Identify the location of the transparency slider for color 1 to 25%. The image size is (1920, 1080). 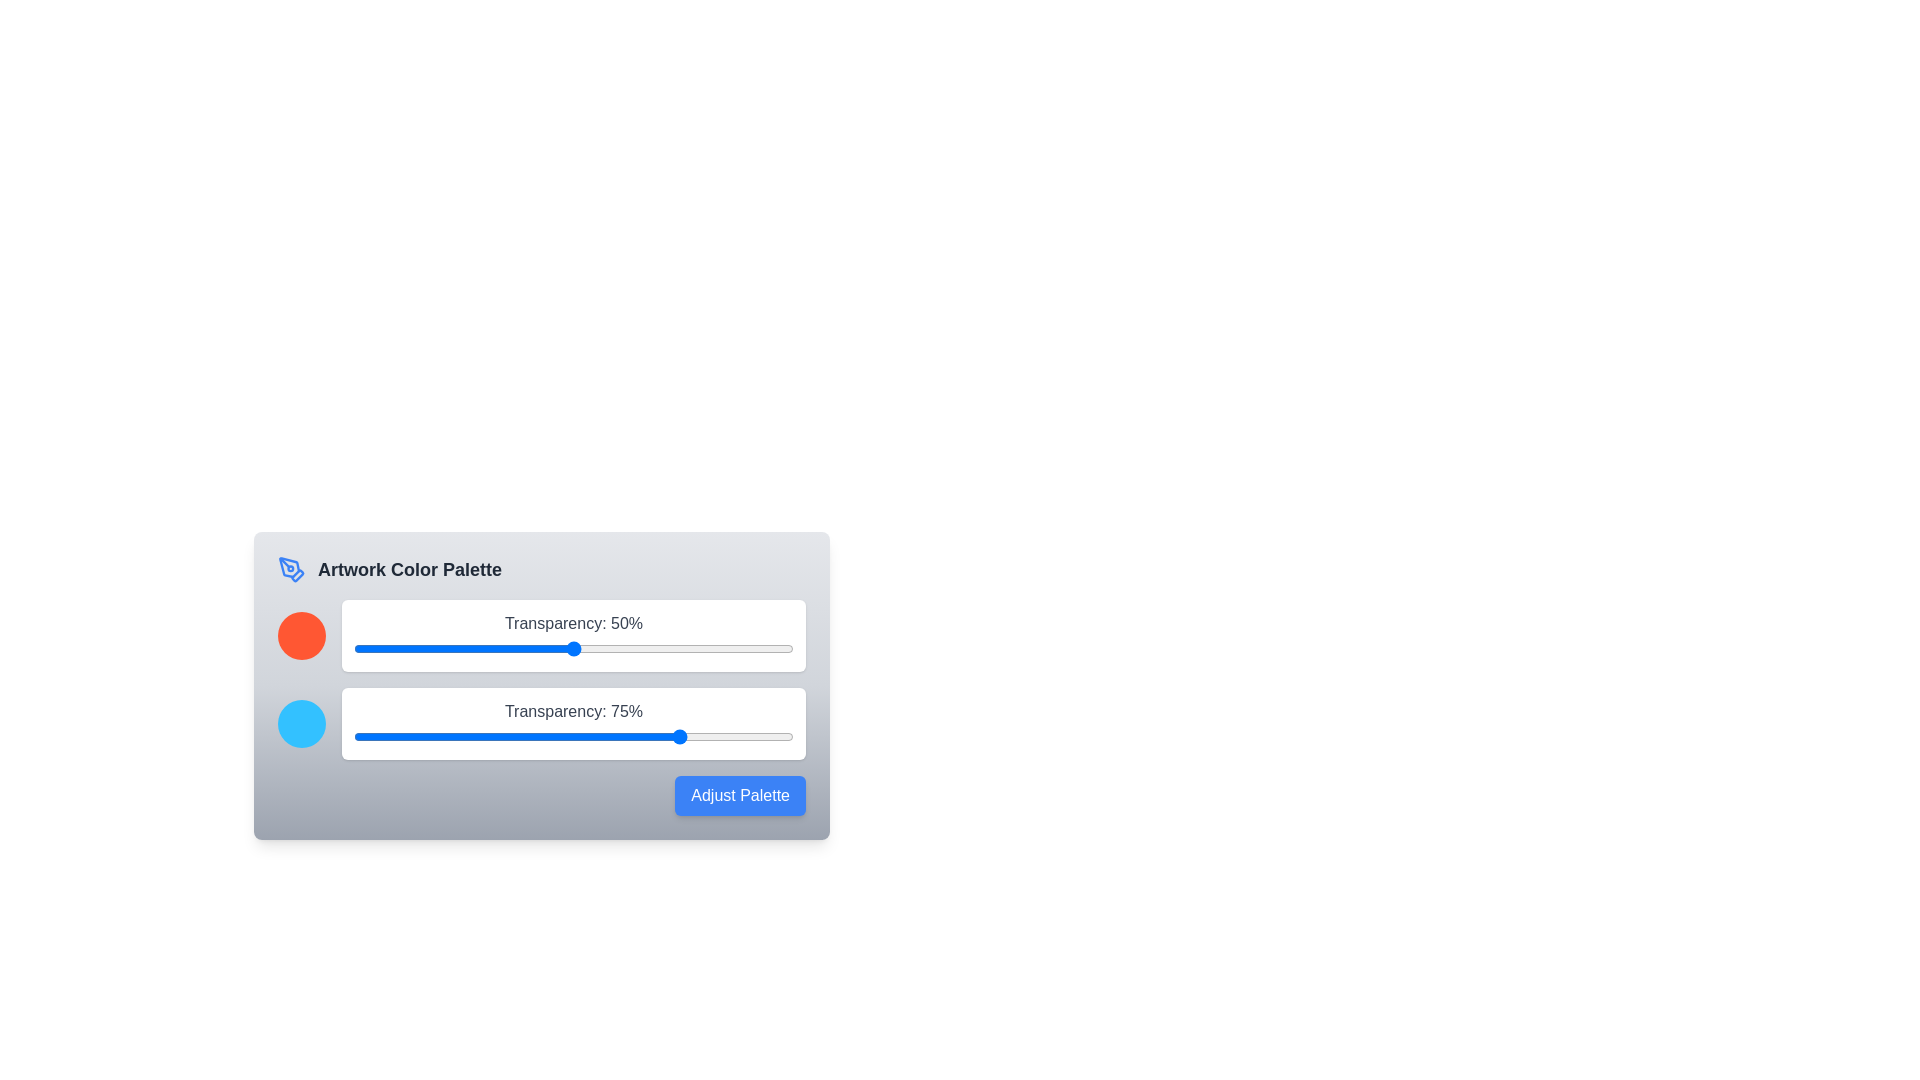
(463, 648).